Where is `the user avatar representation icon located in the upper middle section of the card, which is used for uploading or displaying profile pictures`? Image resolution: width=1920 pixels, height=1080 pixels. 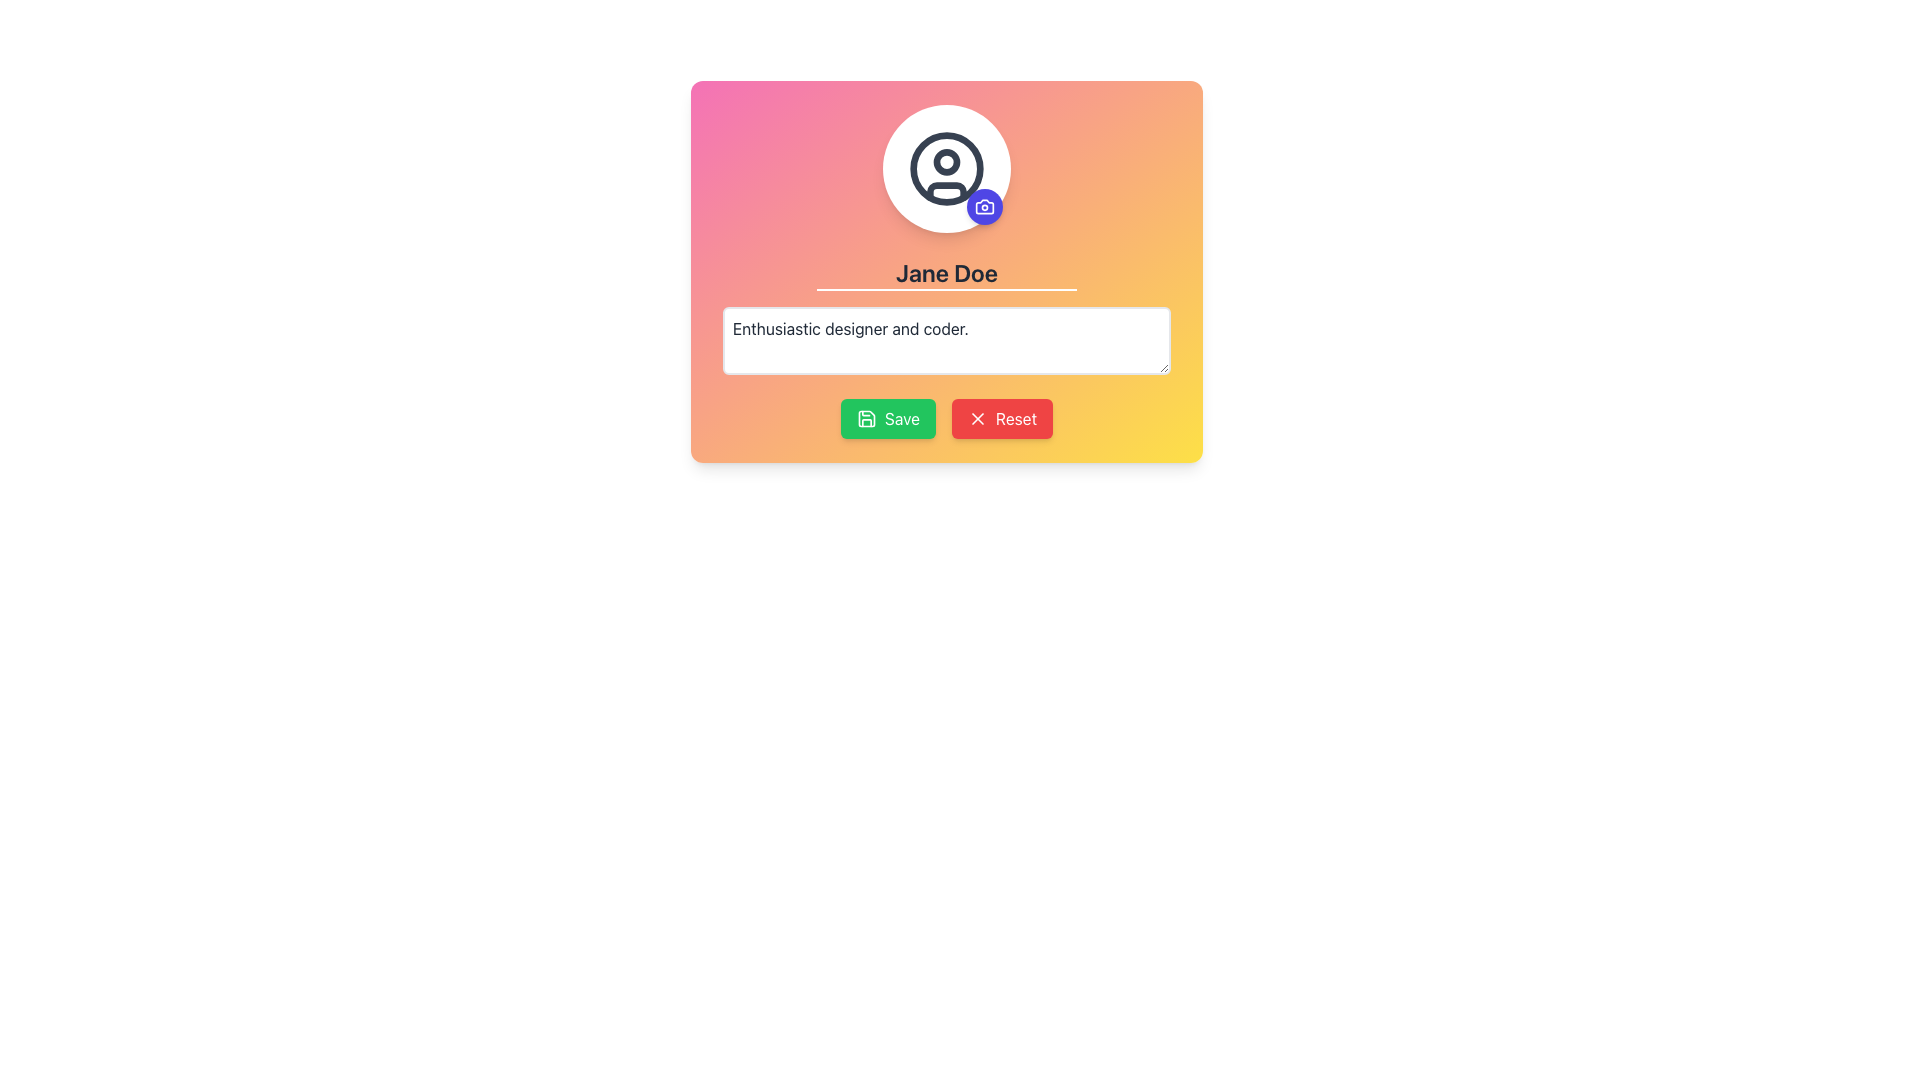 the user avatar representation icon located in the upper middle section of the card, which is used for uploading or displaying profile pictures is located at coordinates (945, 168).